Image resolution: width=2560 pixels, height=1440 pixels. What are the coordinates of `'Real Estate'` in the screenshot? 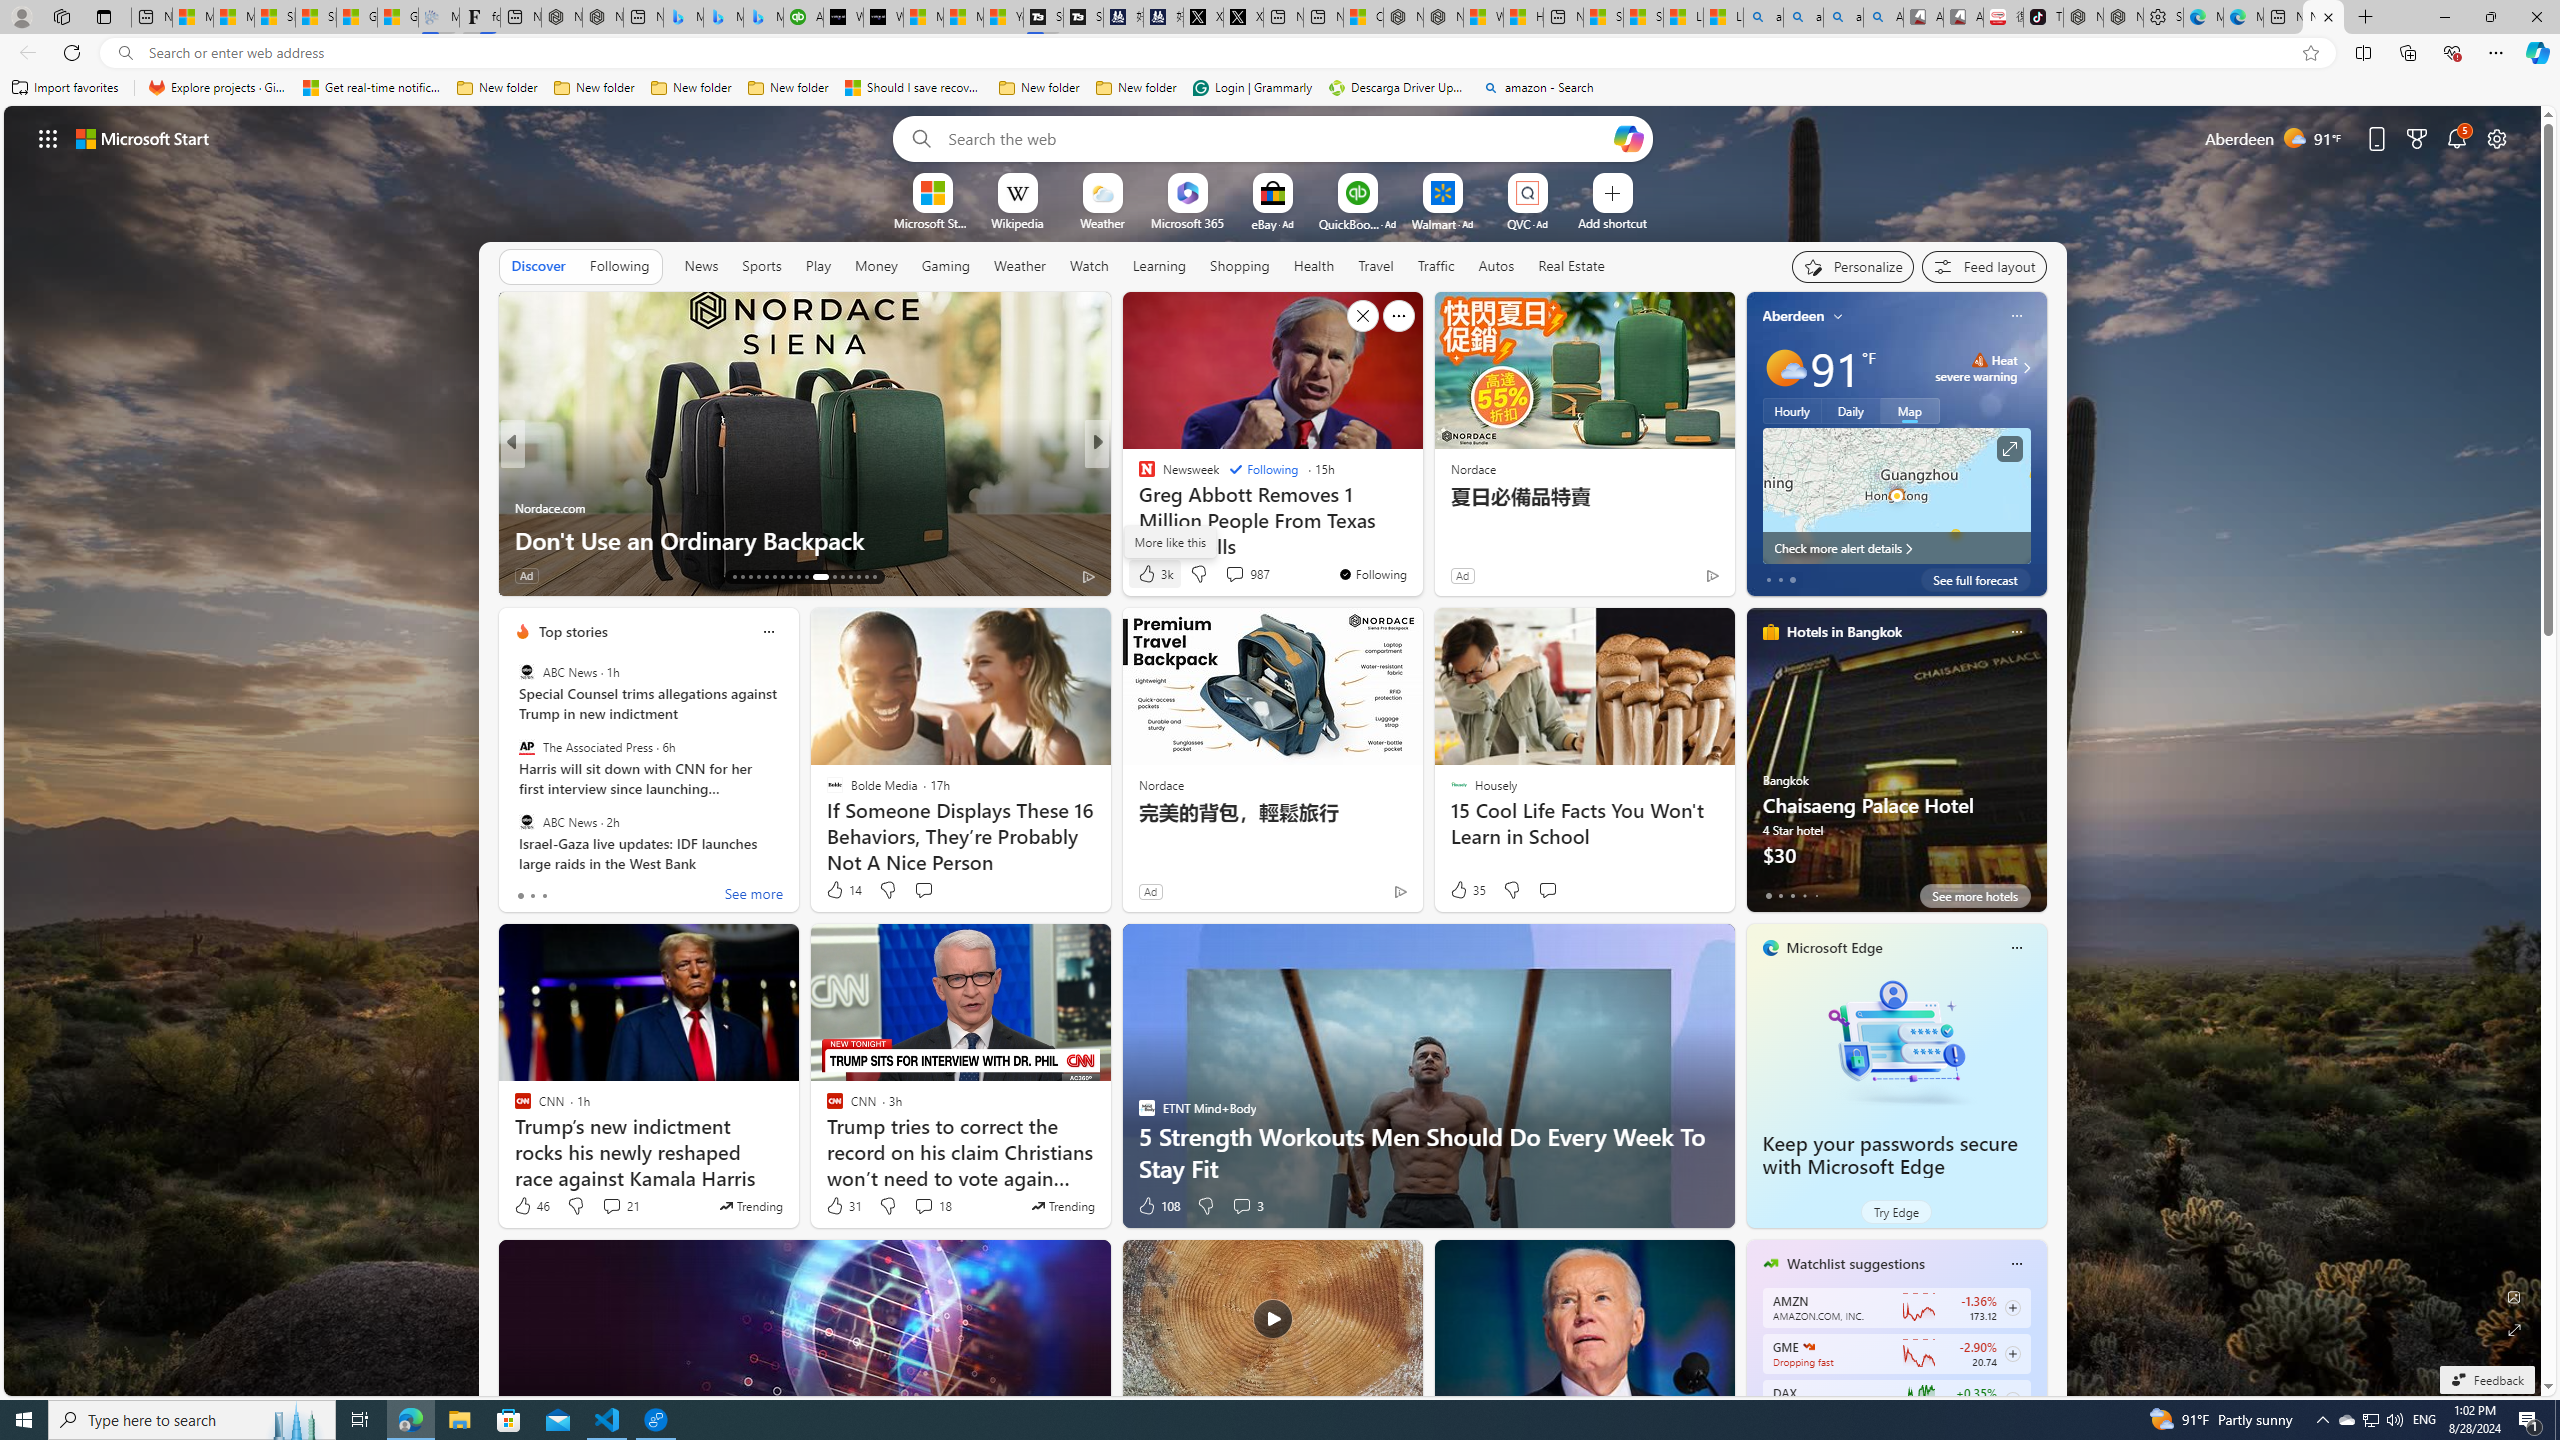 It's located at (1570, 264).